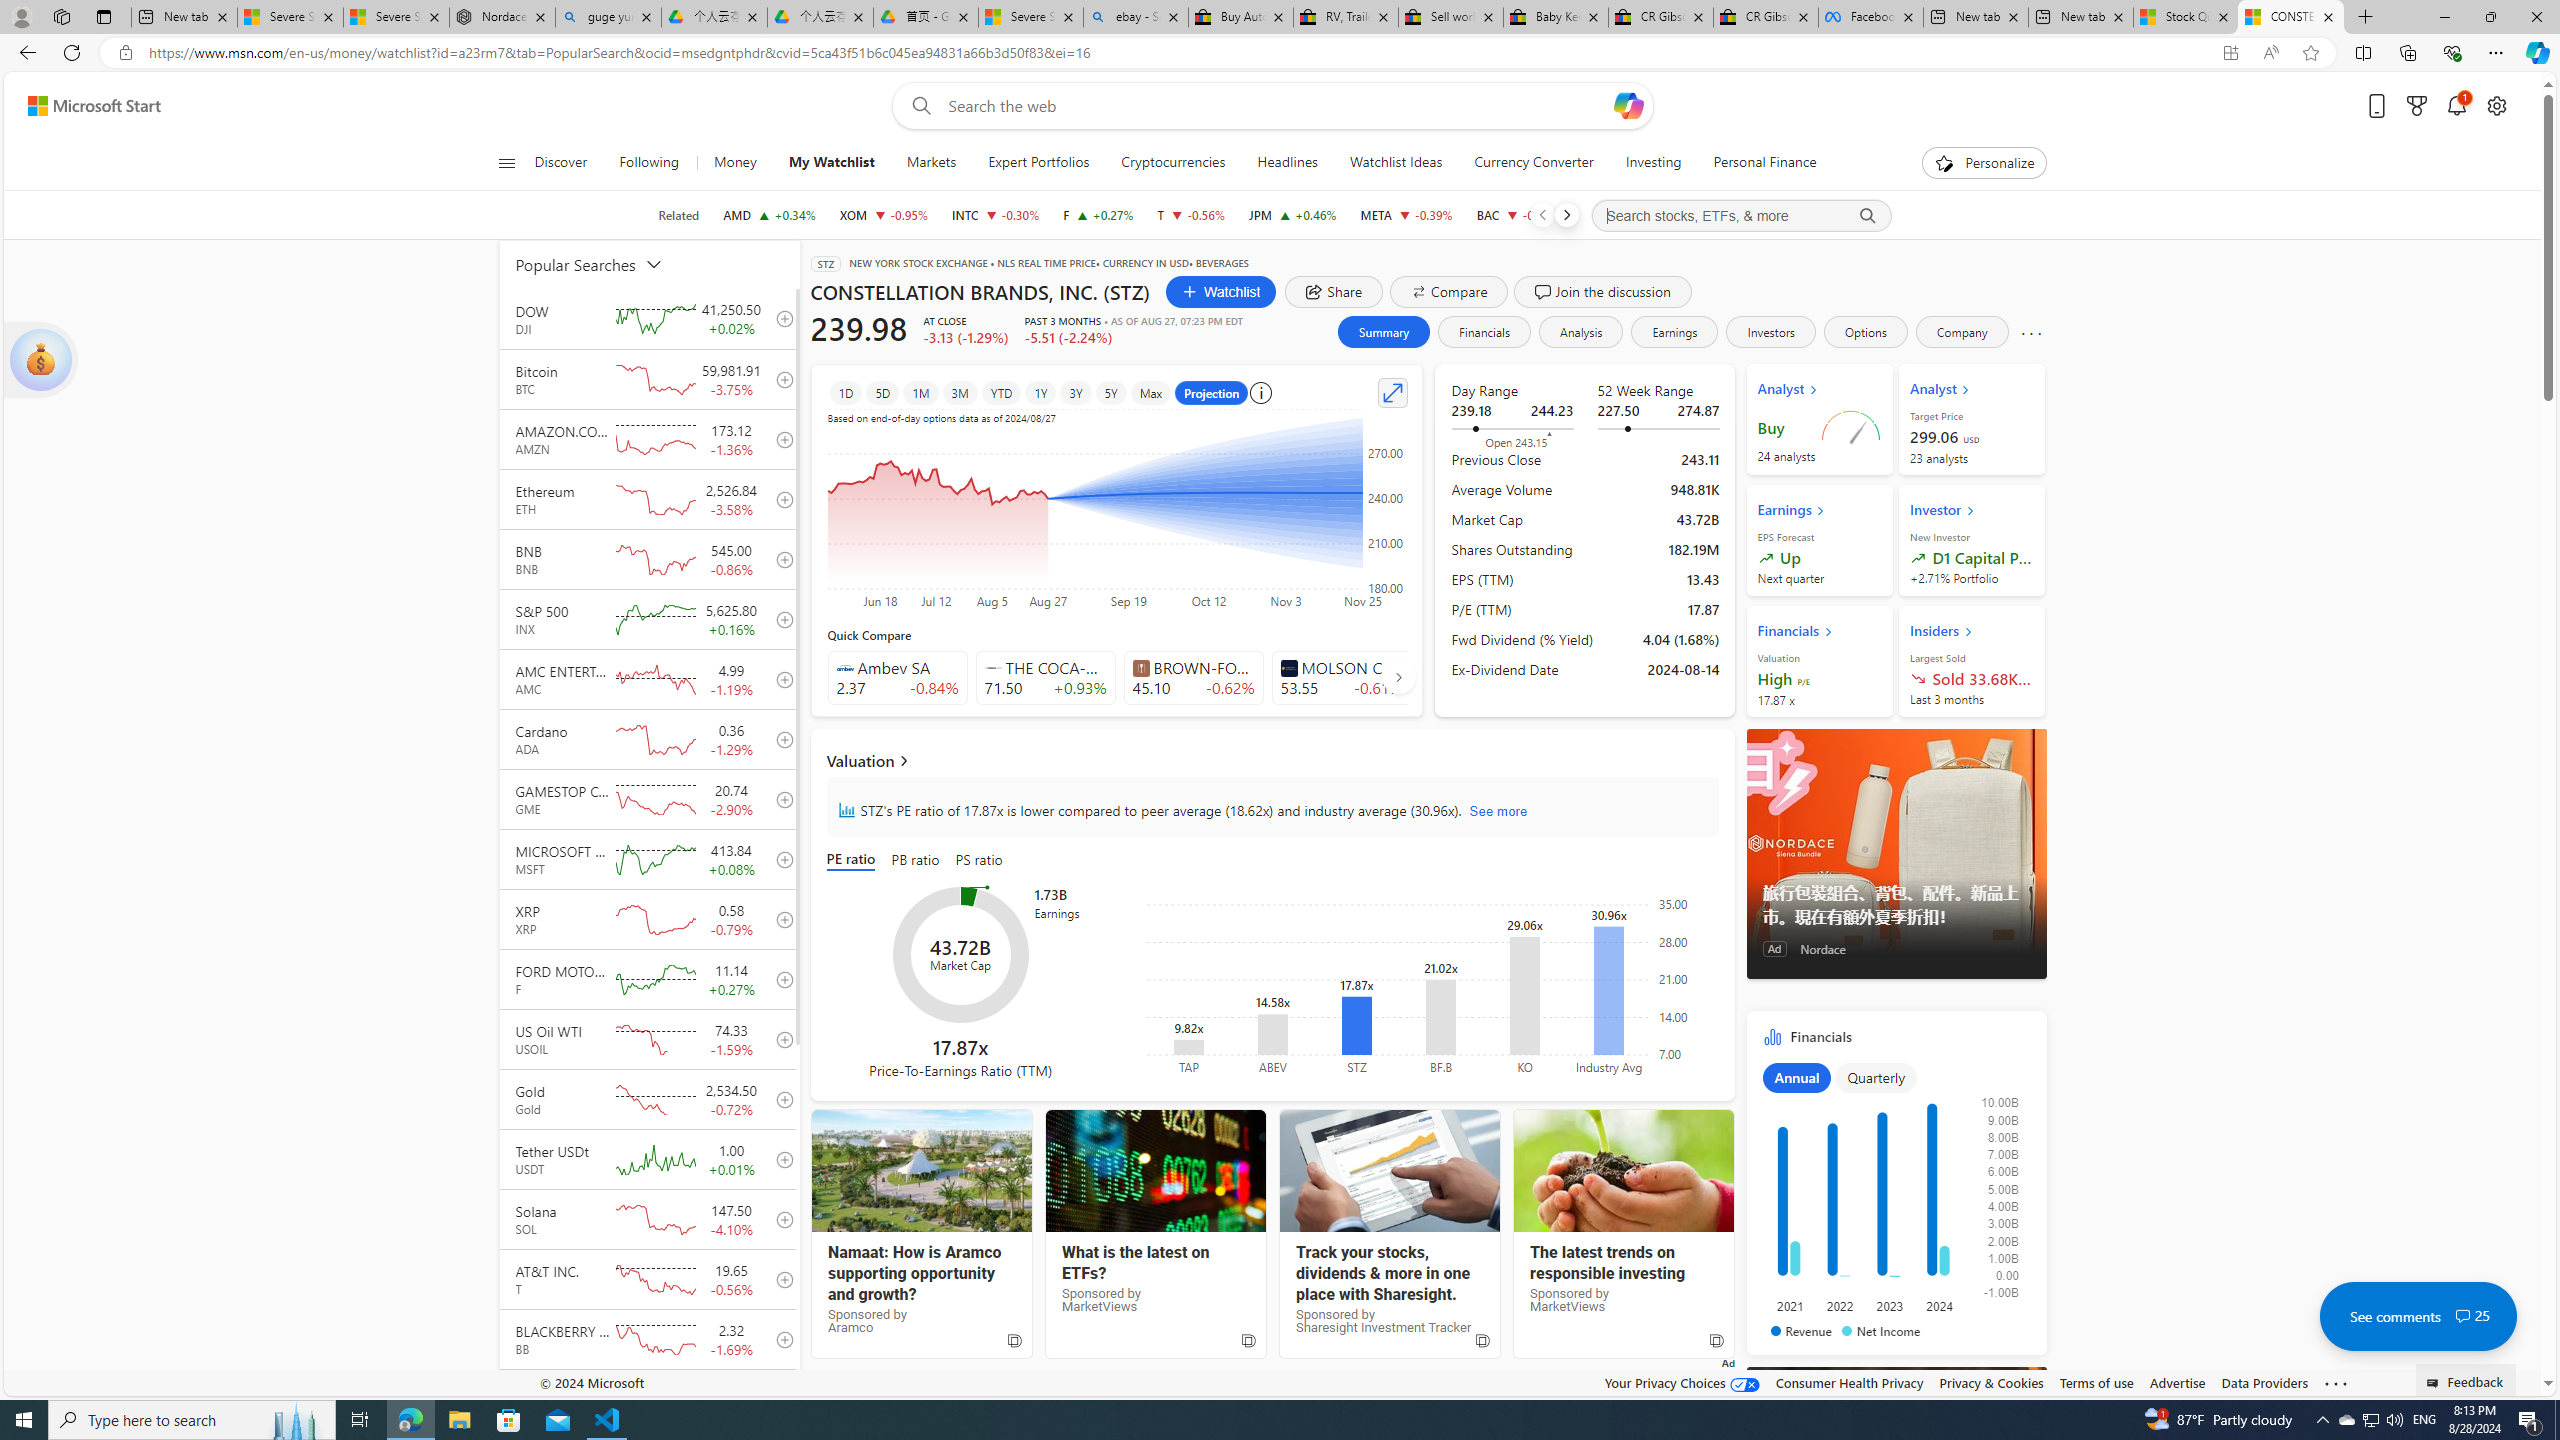 The width and height of the screenshot is (2560, 1440). Describe the element at coordinates (1565, 214) in the screenshot. I see `'Next'` at that location.